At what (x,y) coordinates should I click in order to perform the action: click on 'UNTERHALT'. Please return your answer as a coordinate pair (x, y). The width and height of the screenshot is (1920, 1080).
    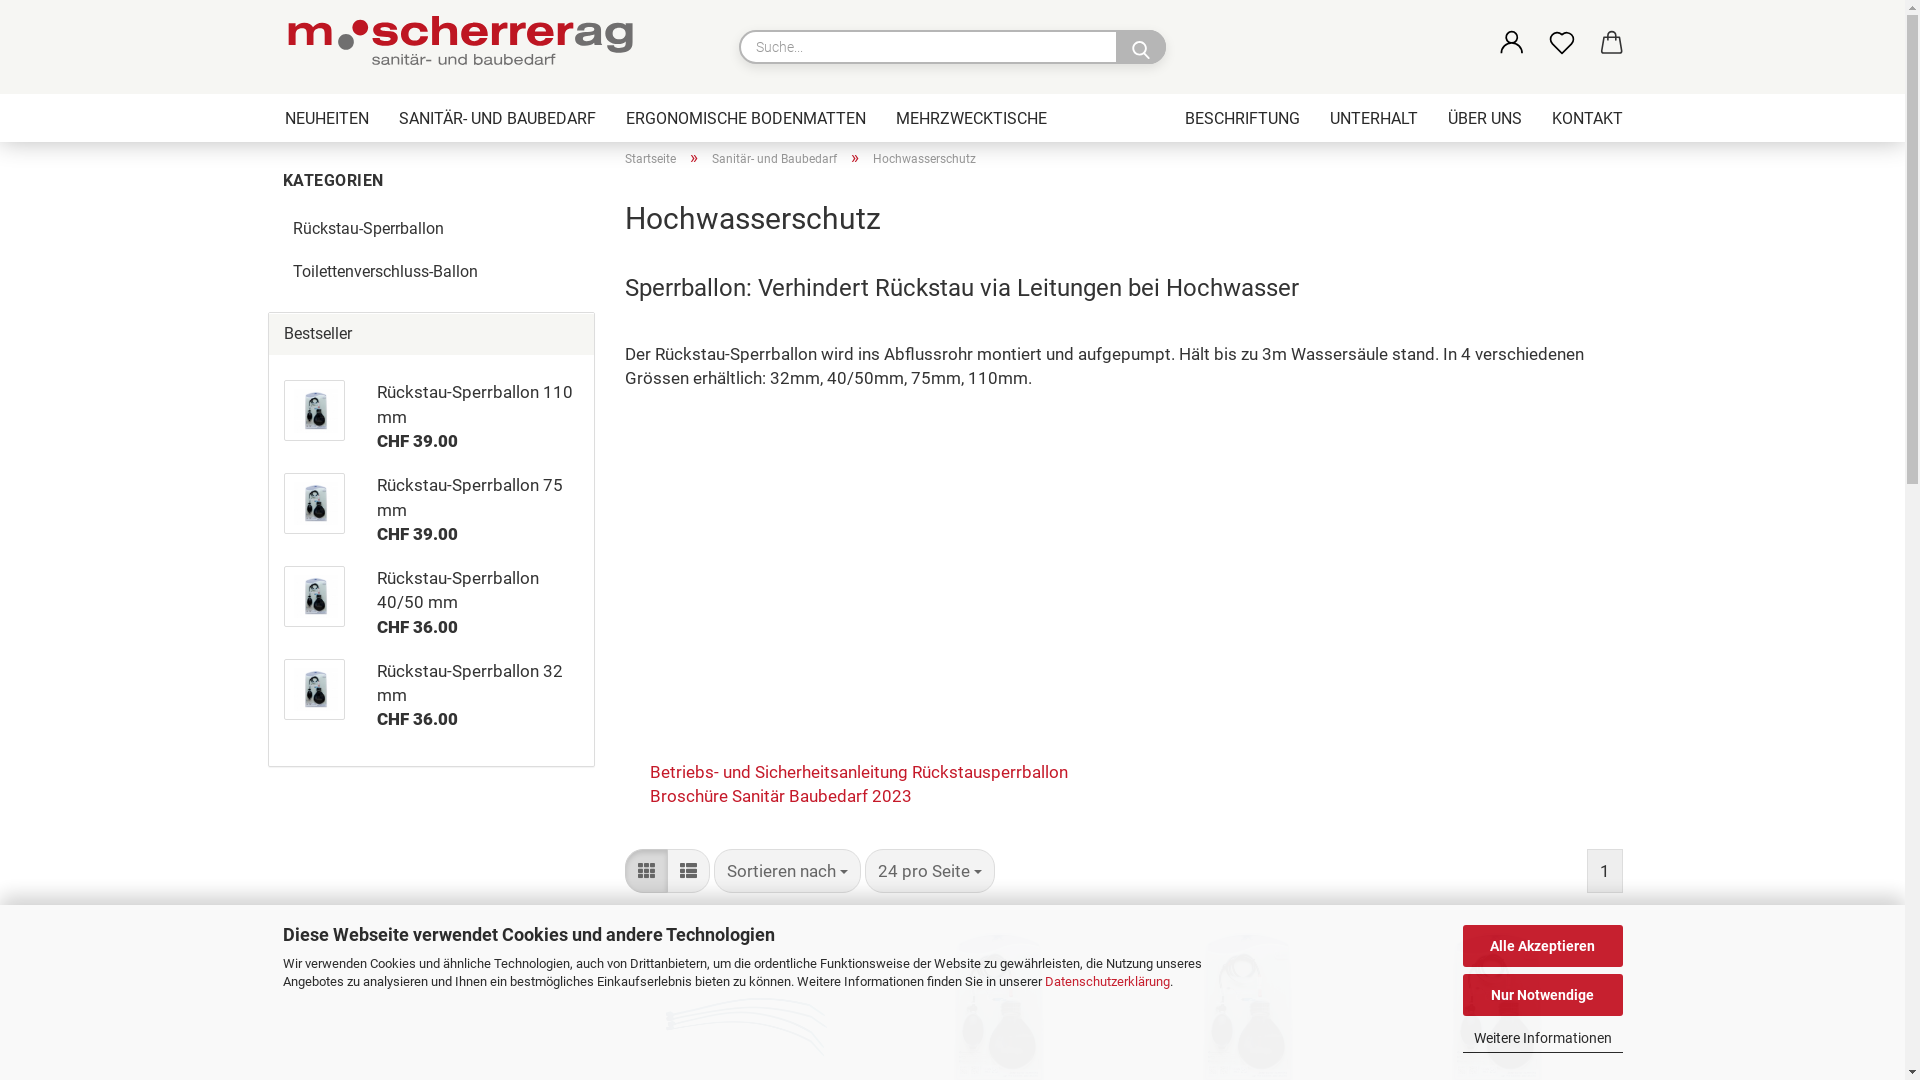
    Looking at the image, I should click on (1371, 118).